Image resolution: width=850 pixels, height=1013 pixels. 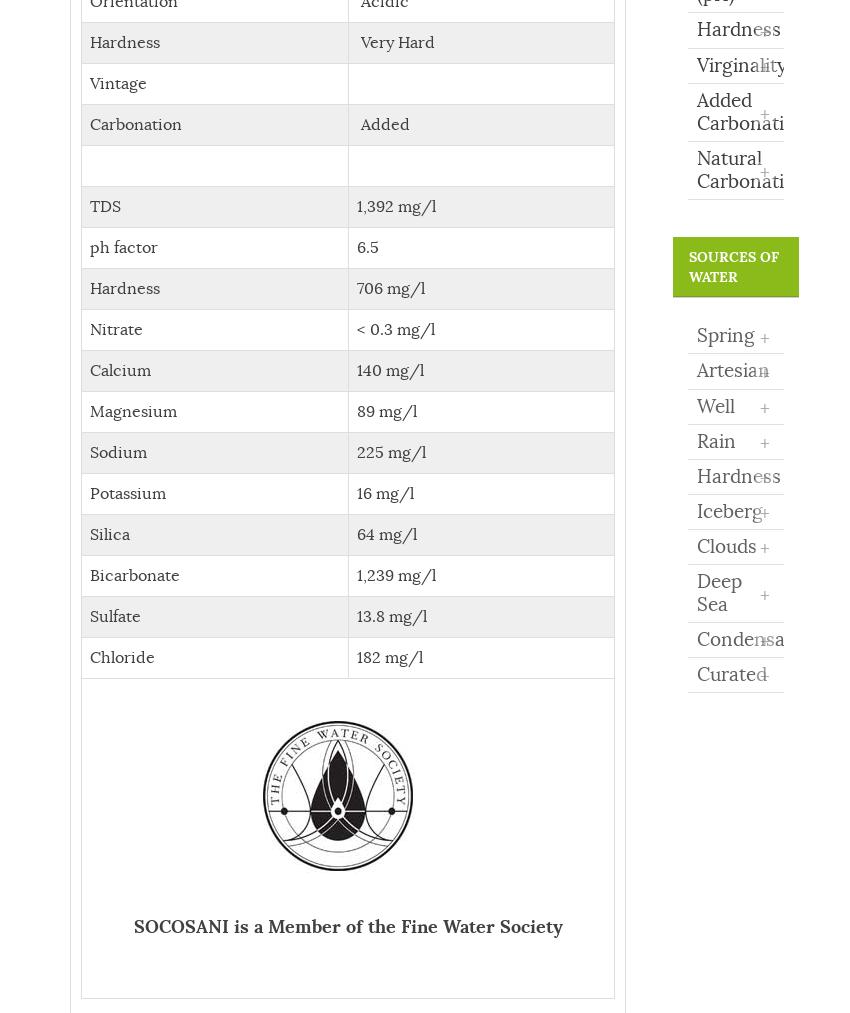 I want to click on '89 mg/l', so click(x=385, y=409).